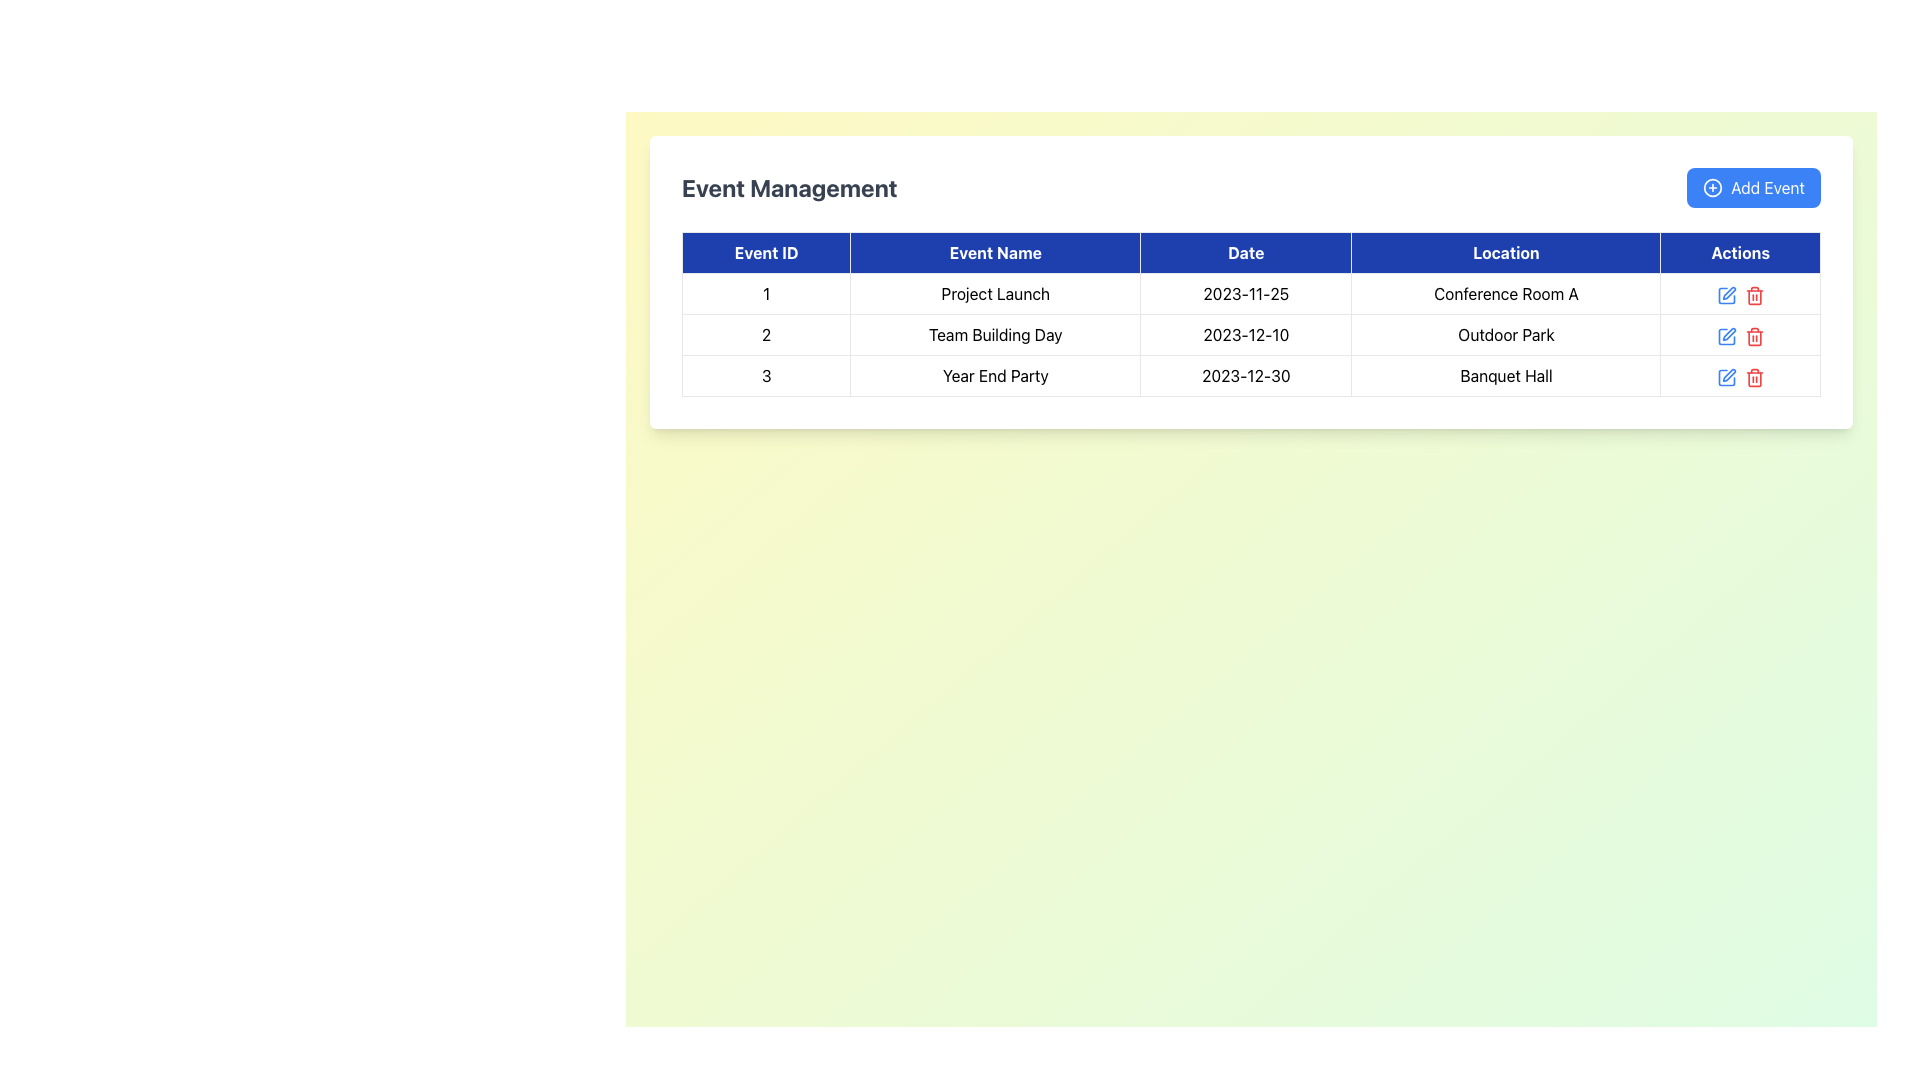  Describe the element at coordinates (995, 252) in the screenshot. I see `the second cell in the header row of the table that labels the column displaying event names, located between 'Event ID' and 'Date'` at that location.